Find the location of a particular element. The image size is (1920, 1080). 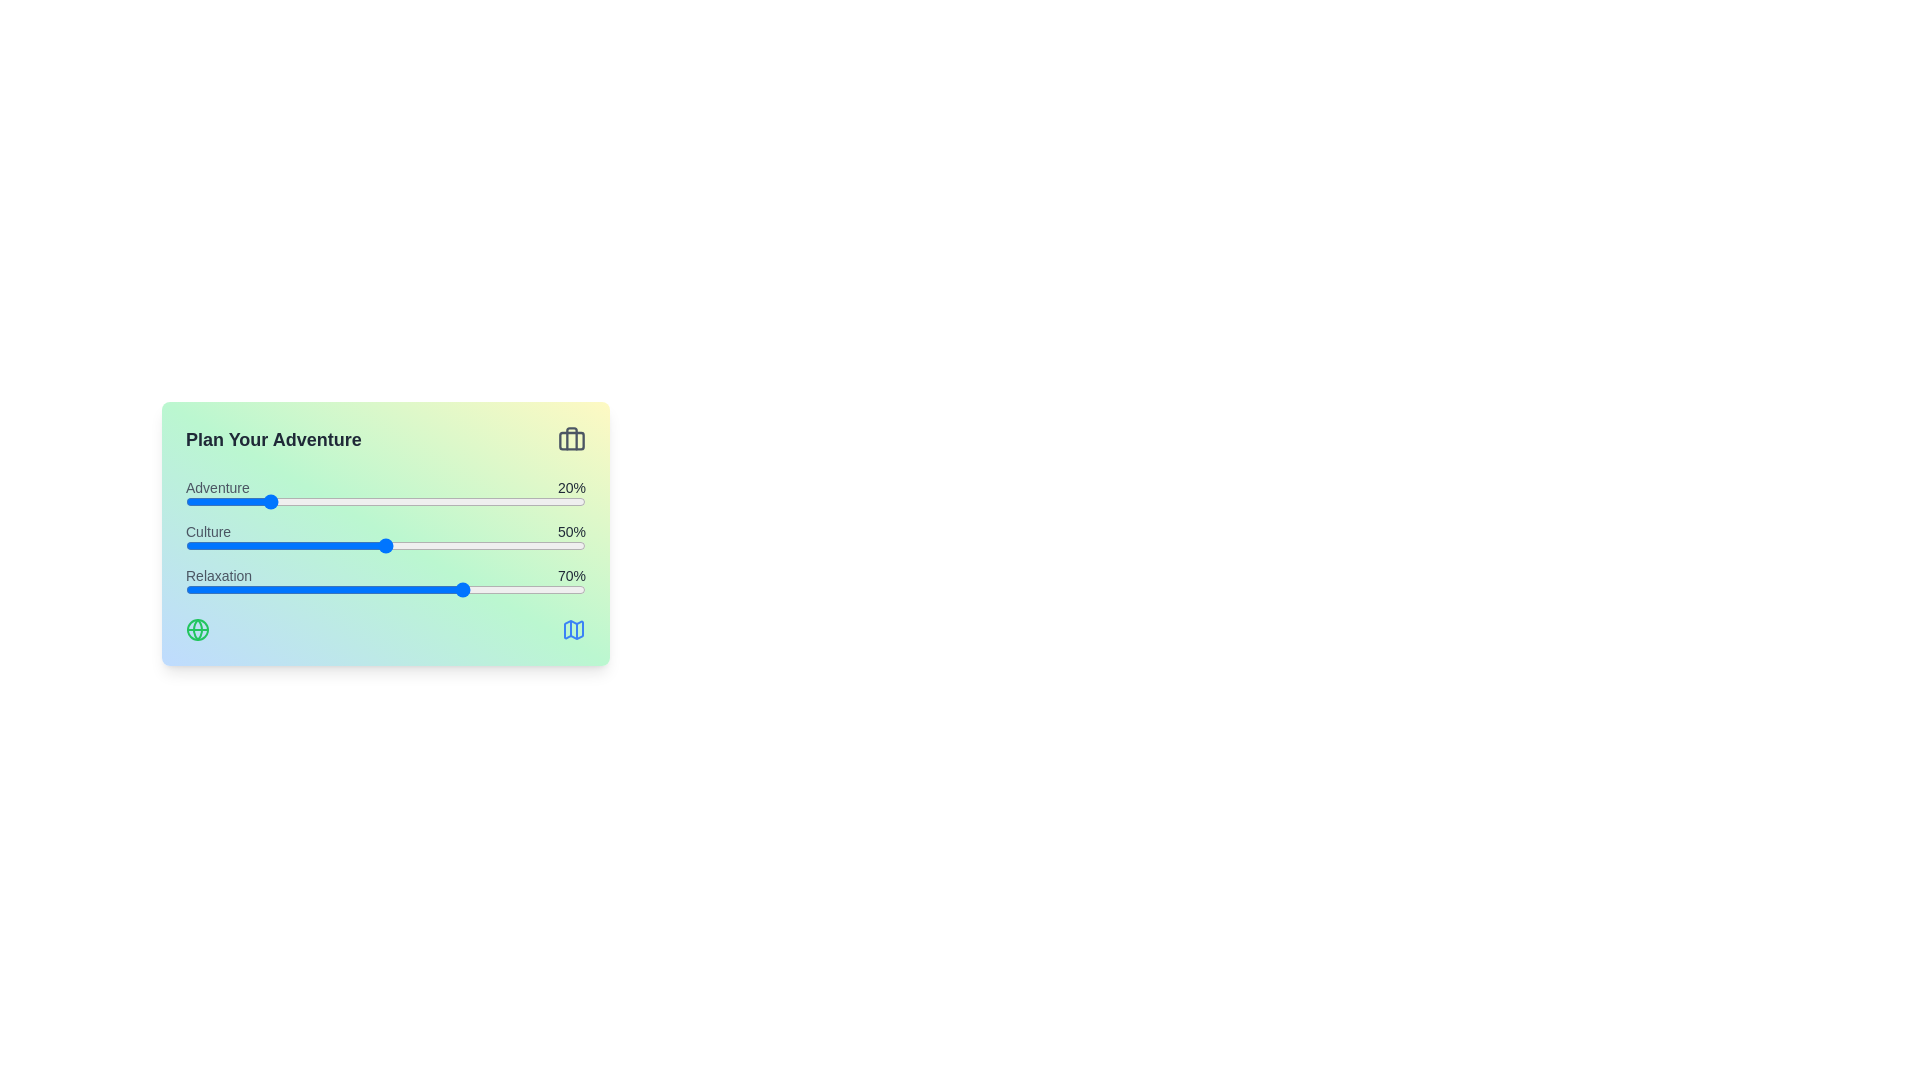

the 'Culture' slider to 15% is located at coordinates (244, 546).